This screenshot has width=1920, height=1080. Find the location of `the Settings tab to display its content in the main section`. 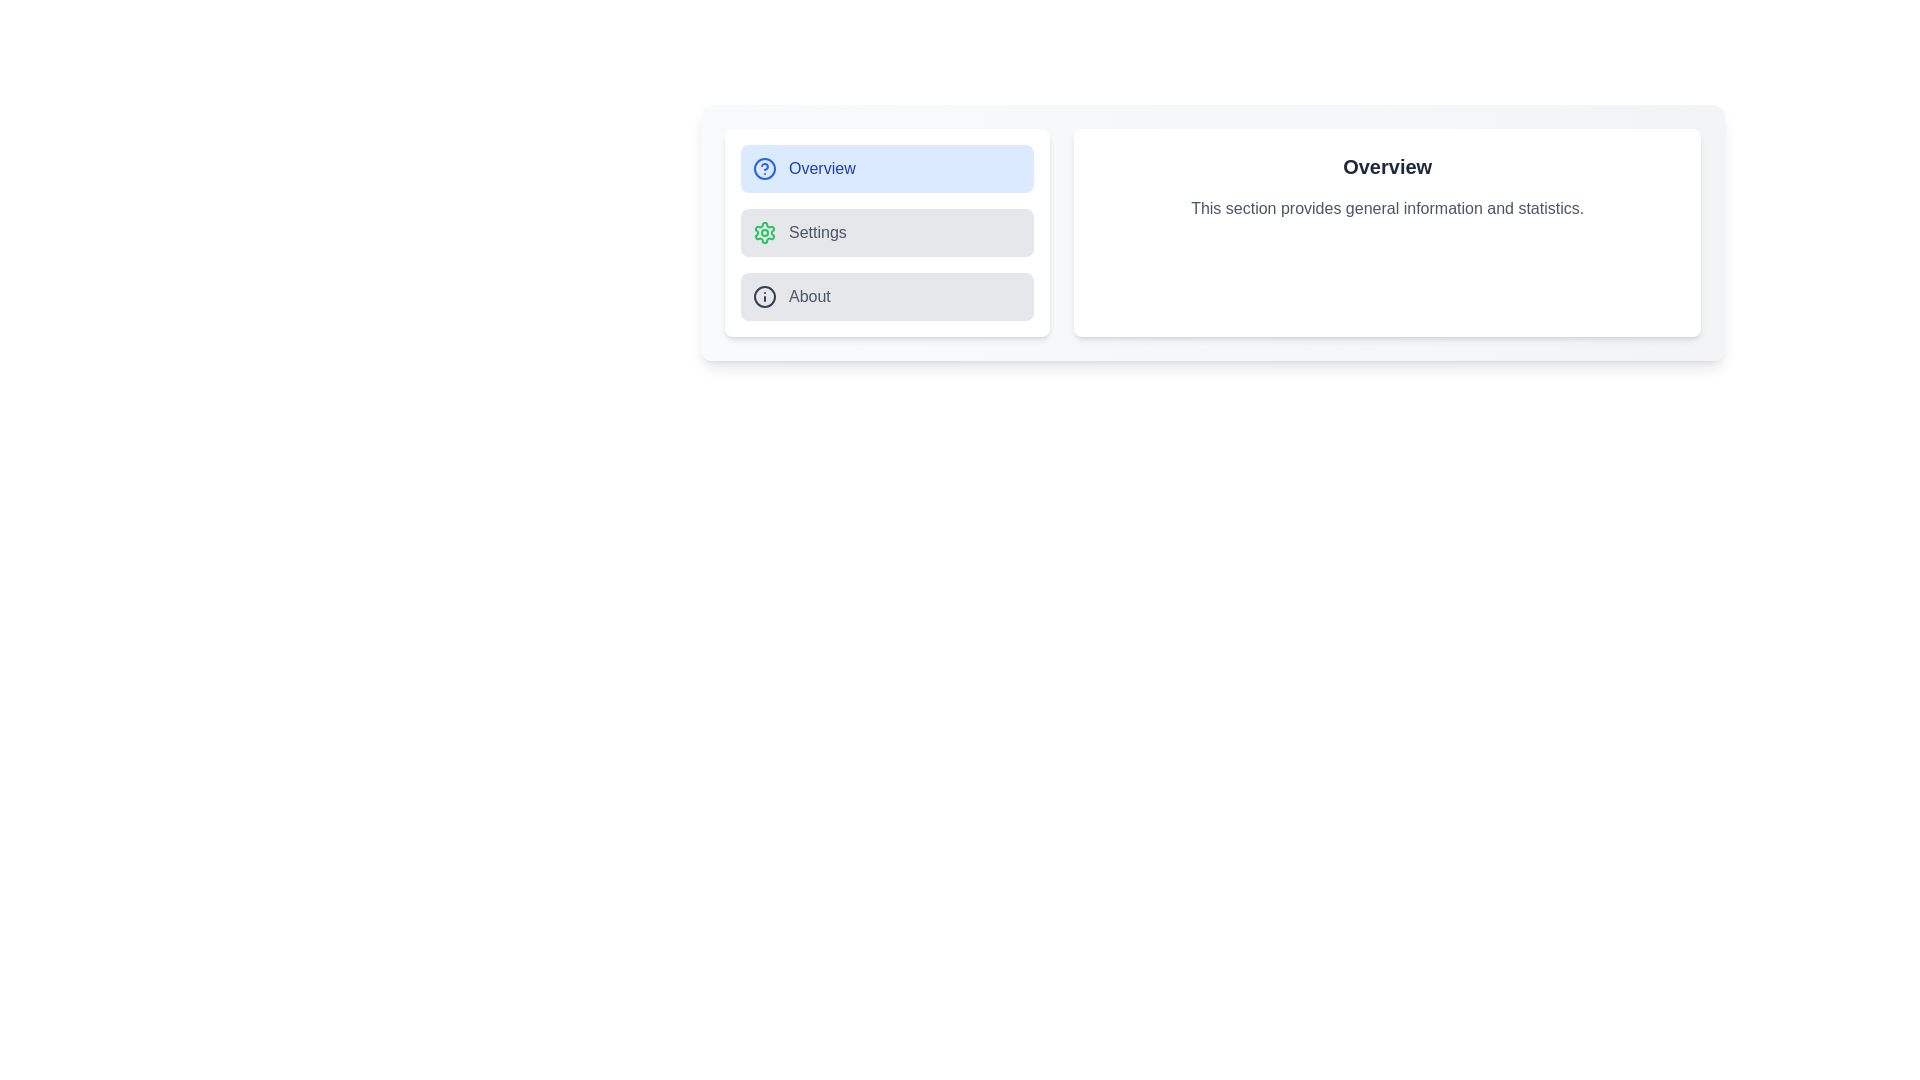

the Settings tab to display its content in the main section is located at coordinates (886, 231).